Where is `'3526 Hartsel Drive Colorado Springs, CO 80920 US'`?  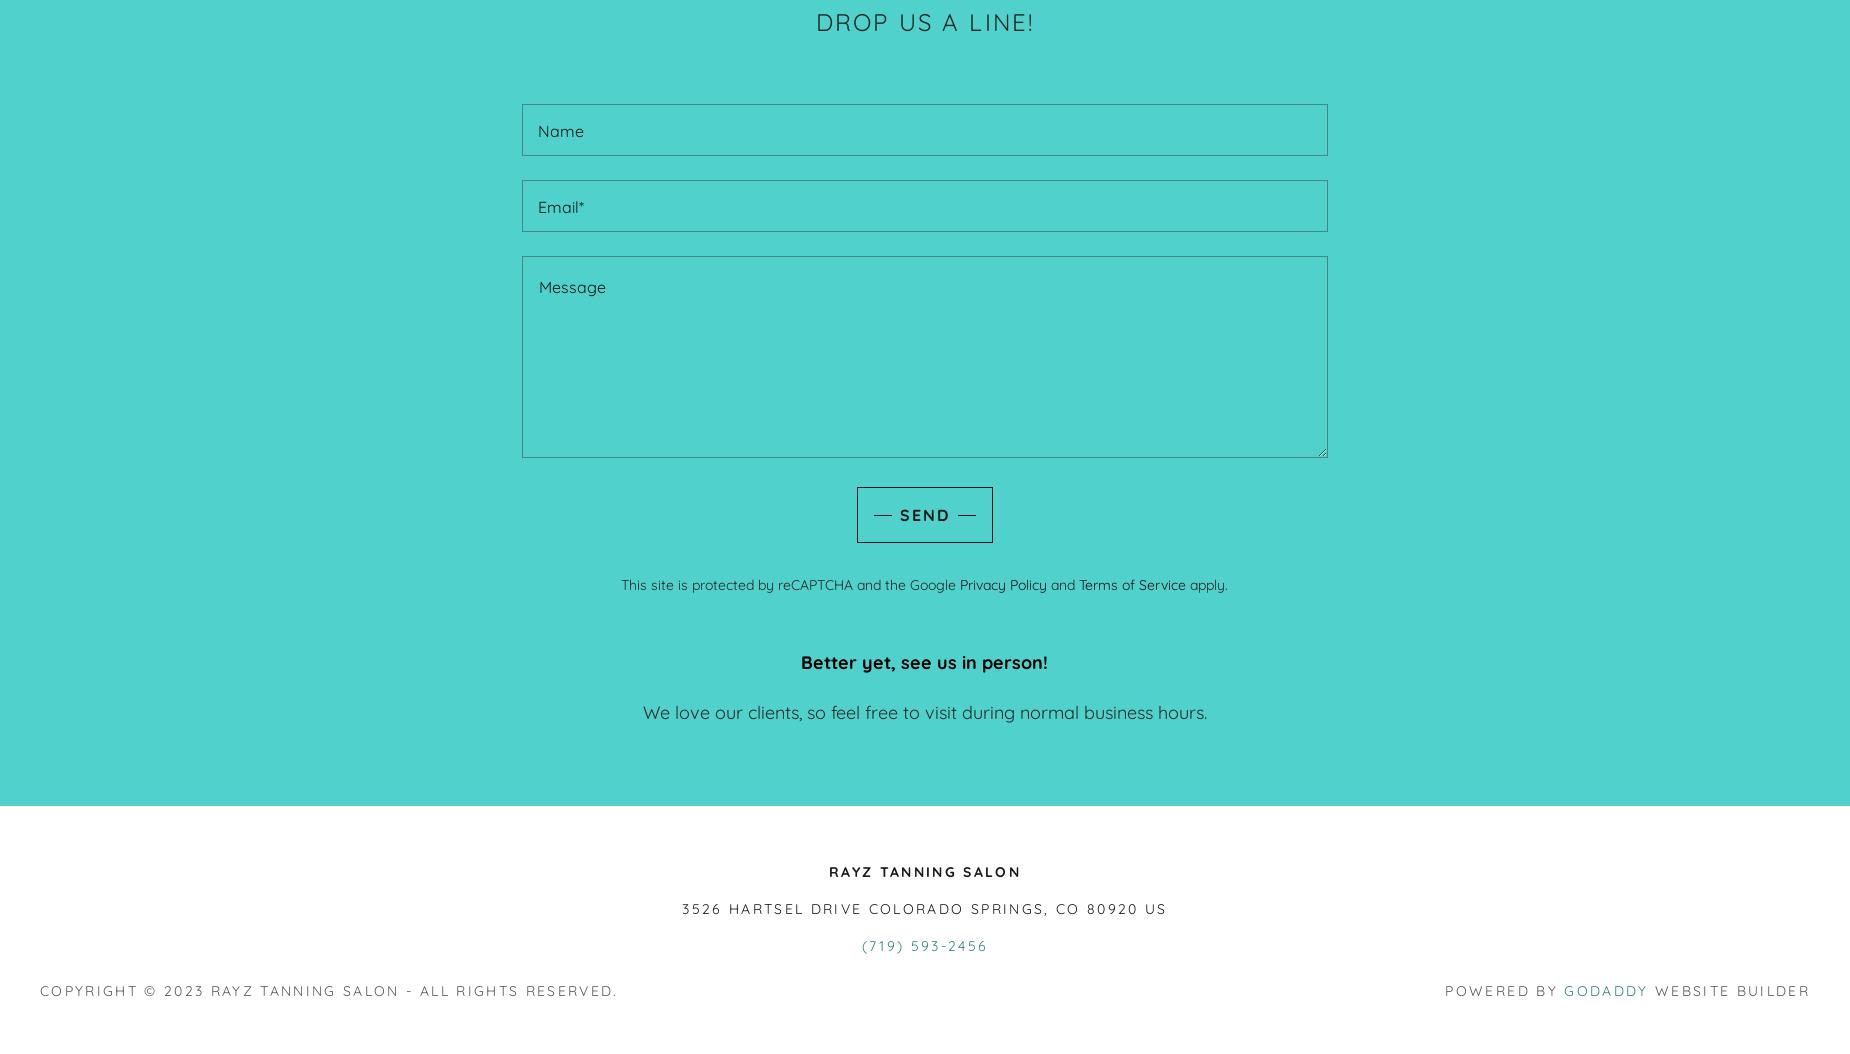 '3526 Hartsel Drive Colorado Springs, CO 80920 US' is located at coordinates (681, 907).